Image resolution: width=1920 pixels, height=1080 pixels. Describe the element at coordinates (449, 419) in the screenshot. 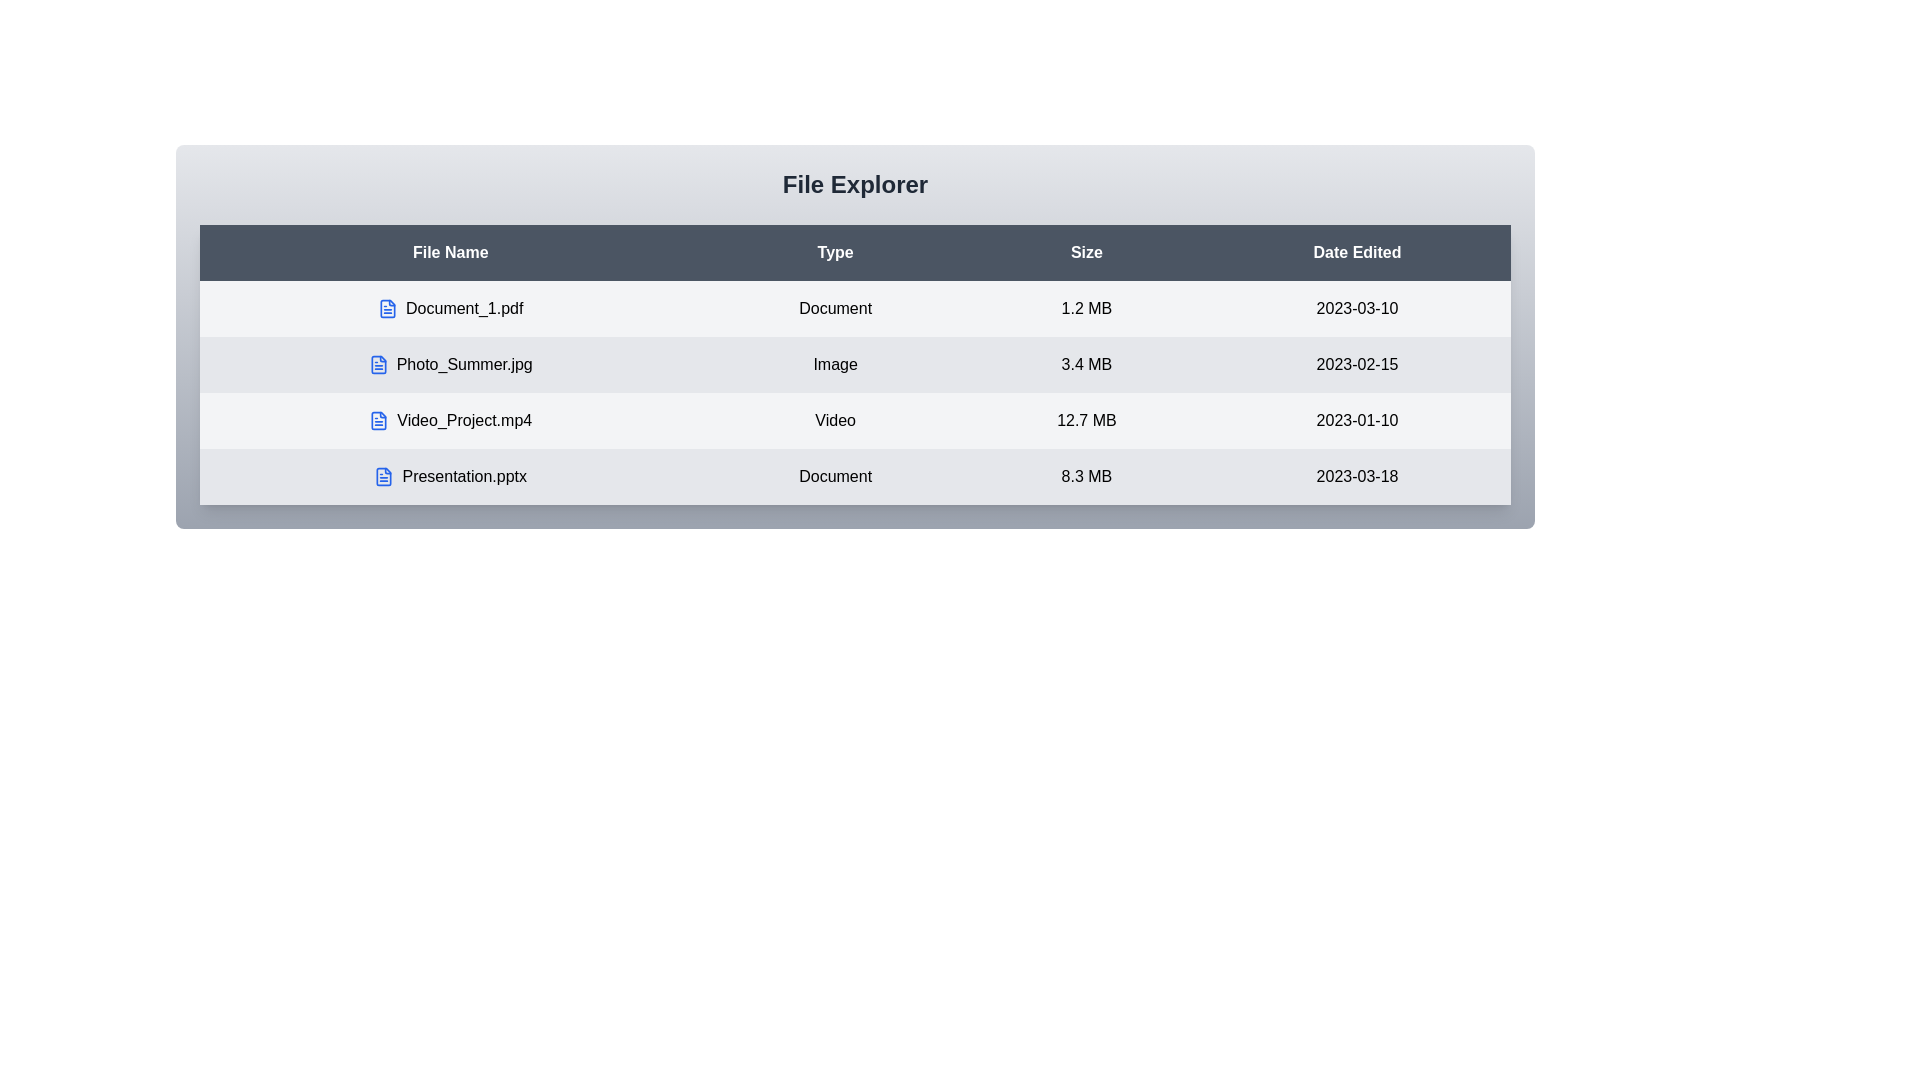

I see `the row corresponding to the file Video_Project.mp4` at that location.